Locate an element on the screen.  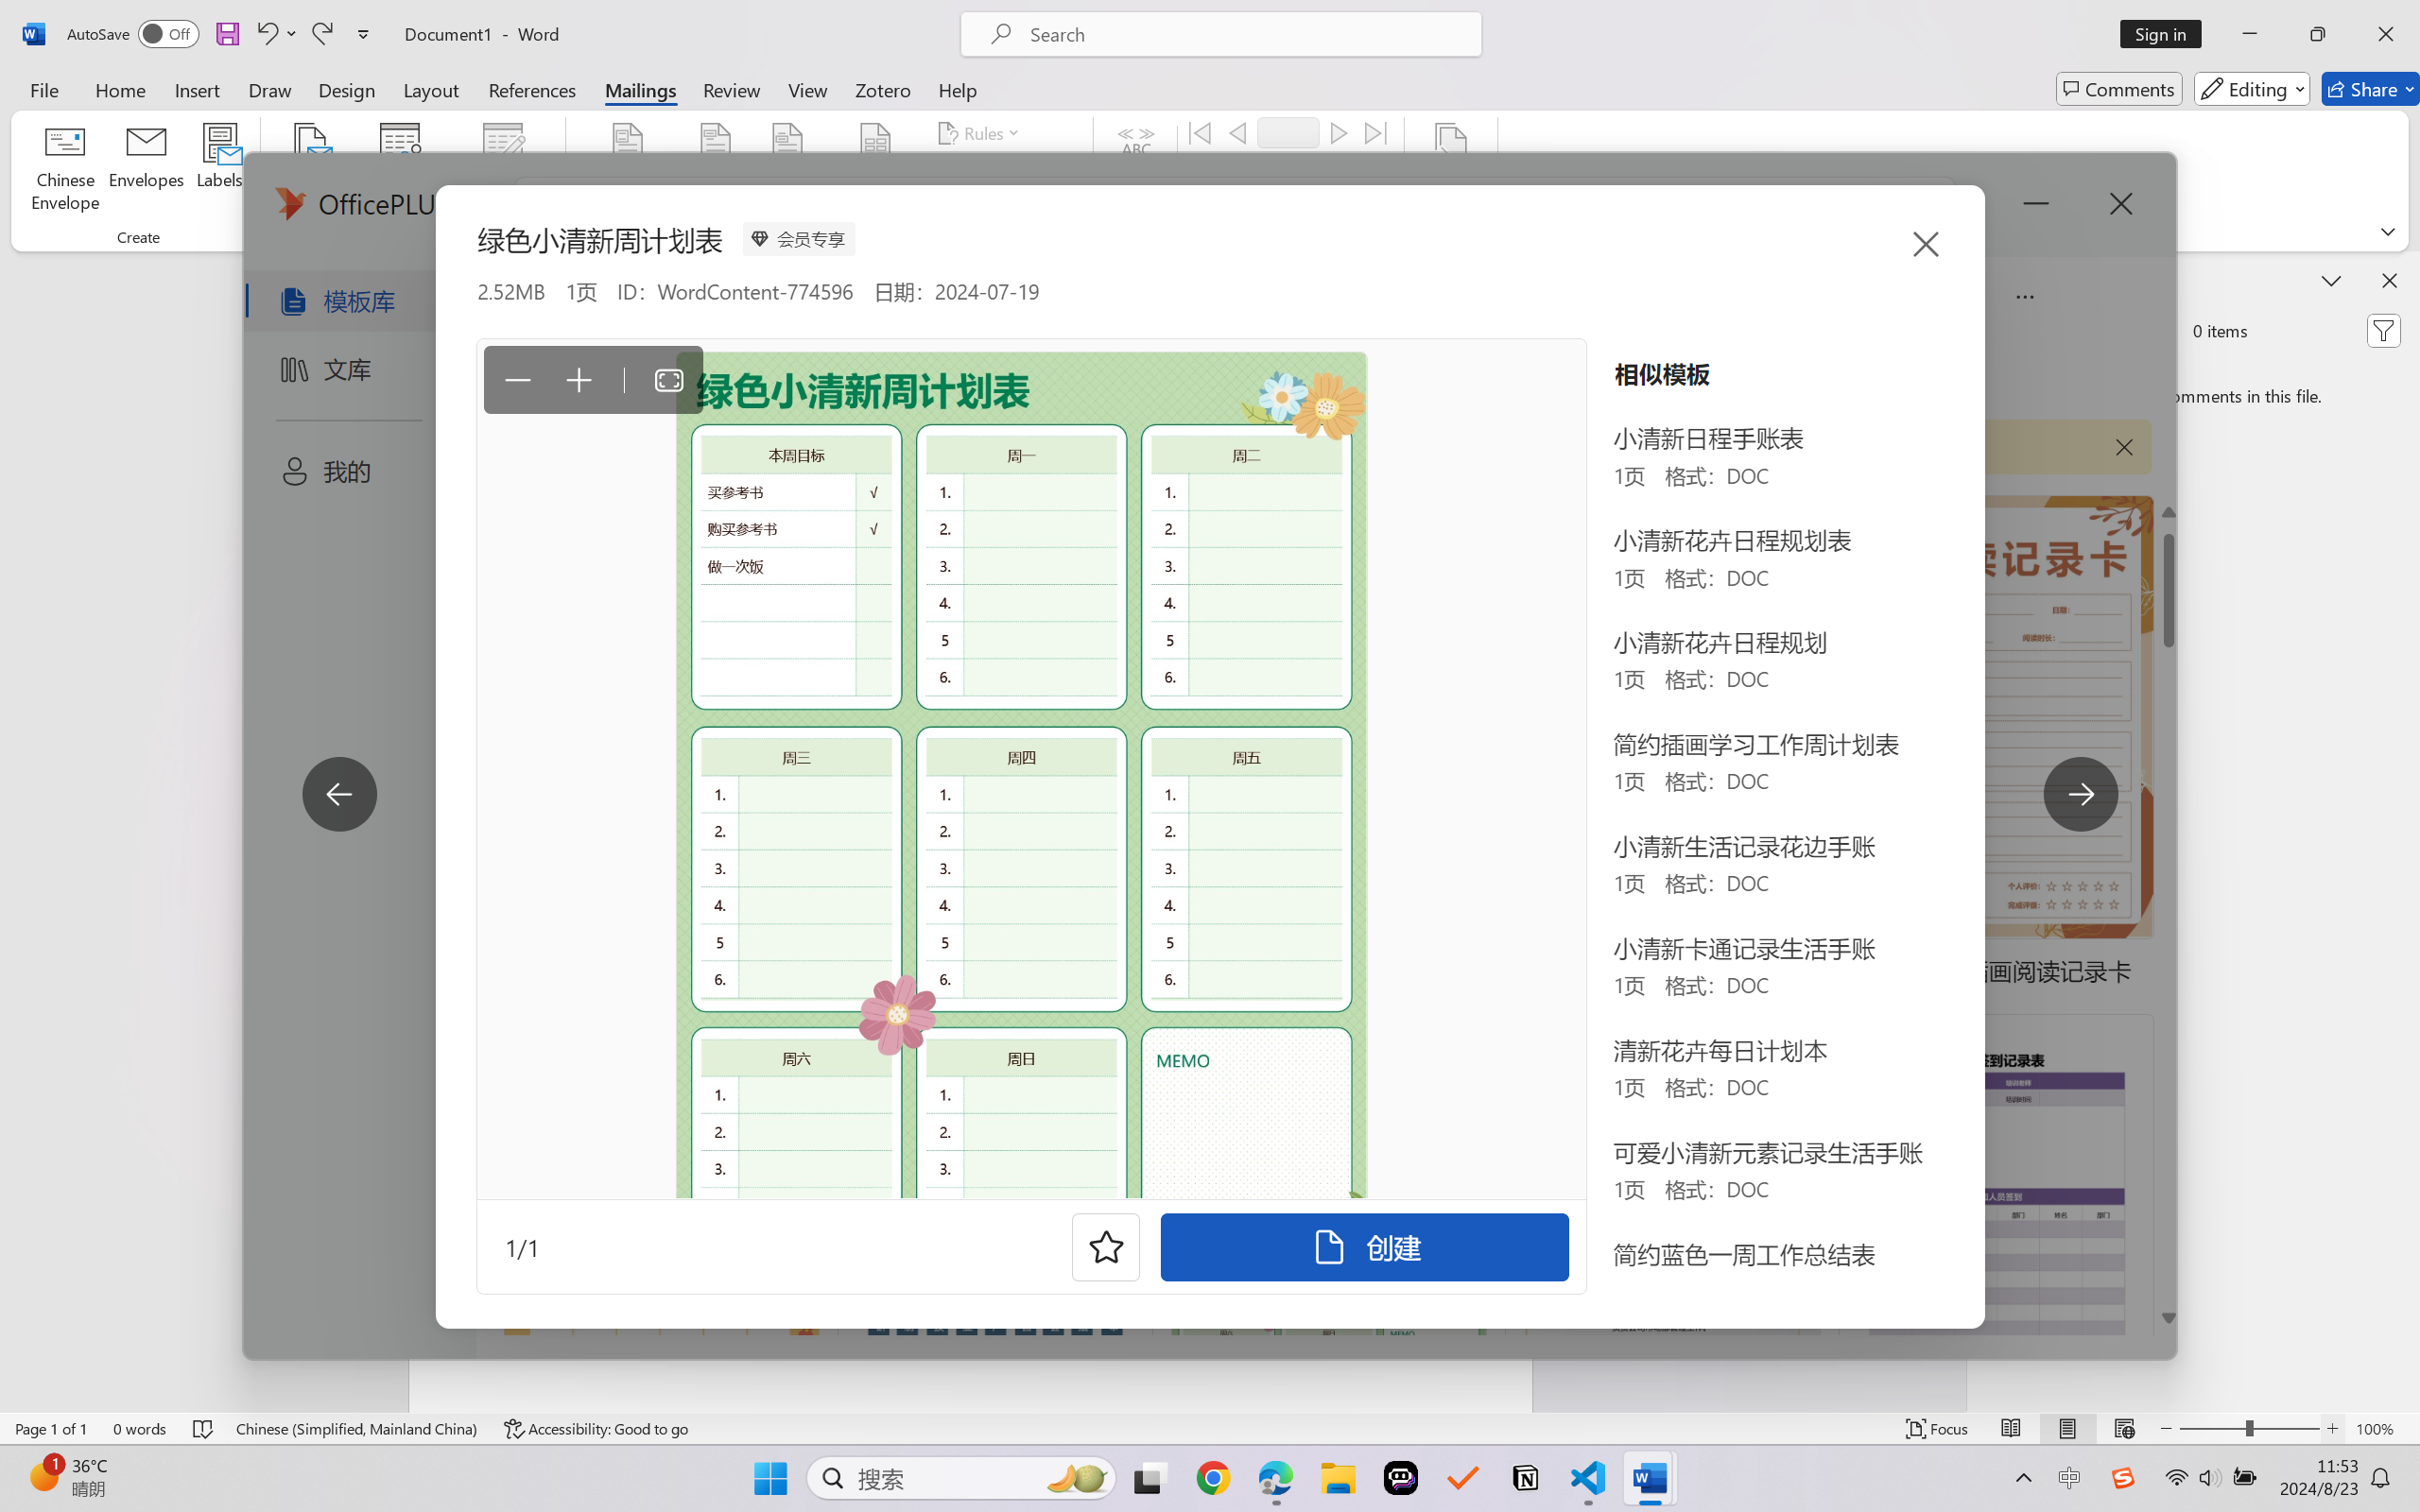
'First' is located at coordinates (1200, 131).